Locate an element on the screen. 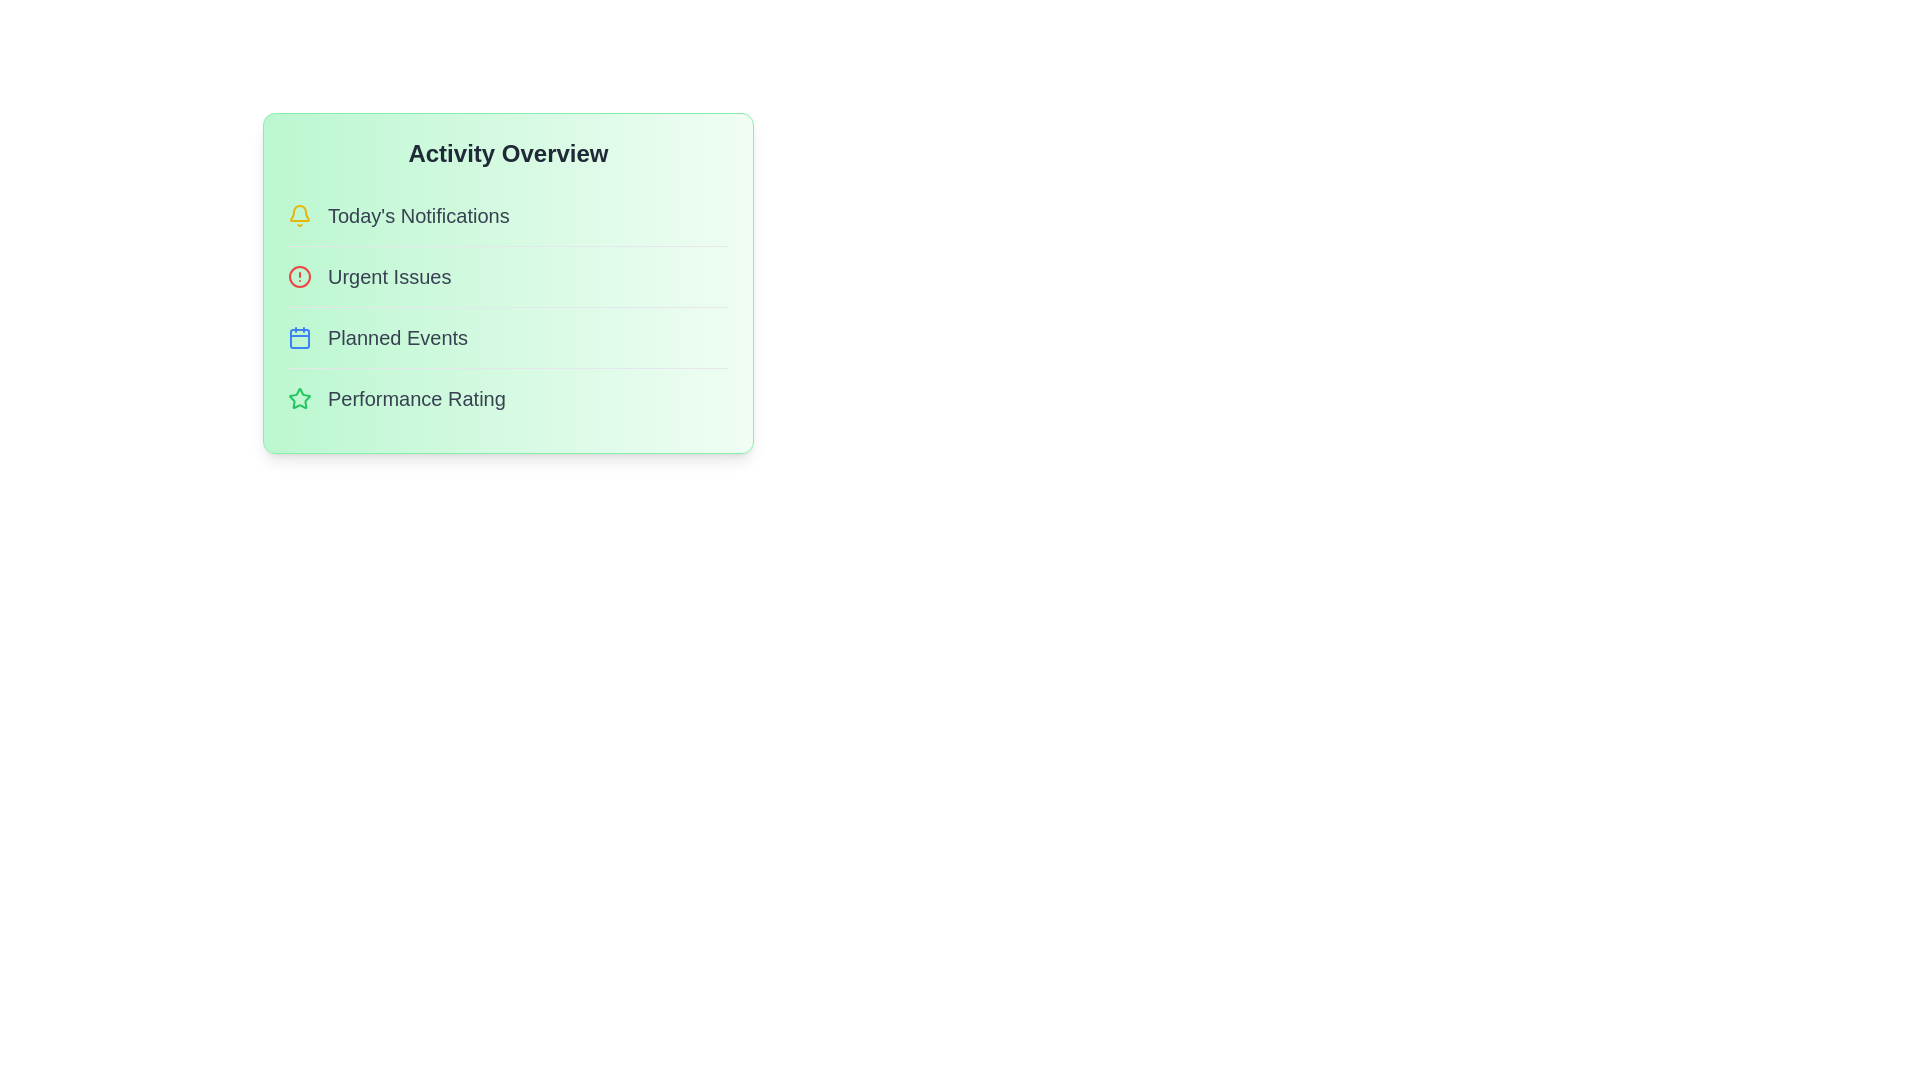 Image resolution: width=1920 pixels, height=1080 pixels. the star icon with a green outline that is located to the left of the 'Performance Rating' text in the fourth row of the vertical list within the 'Activity Overview' panel is located at coordinates (298, 398).